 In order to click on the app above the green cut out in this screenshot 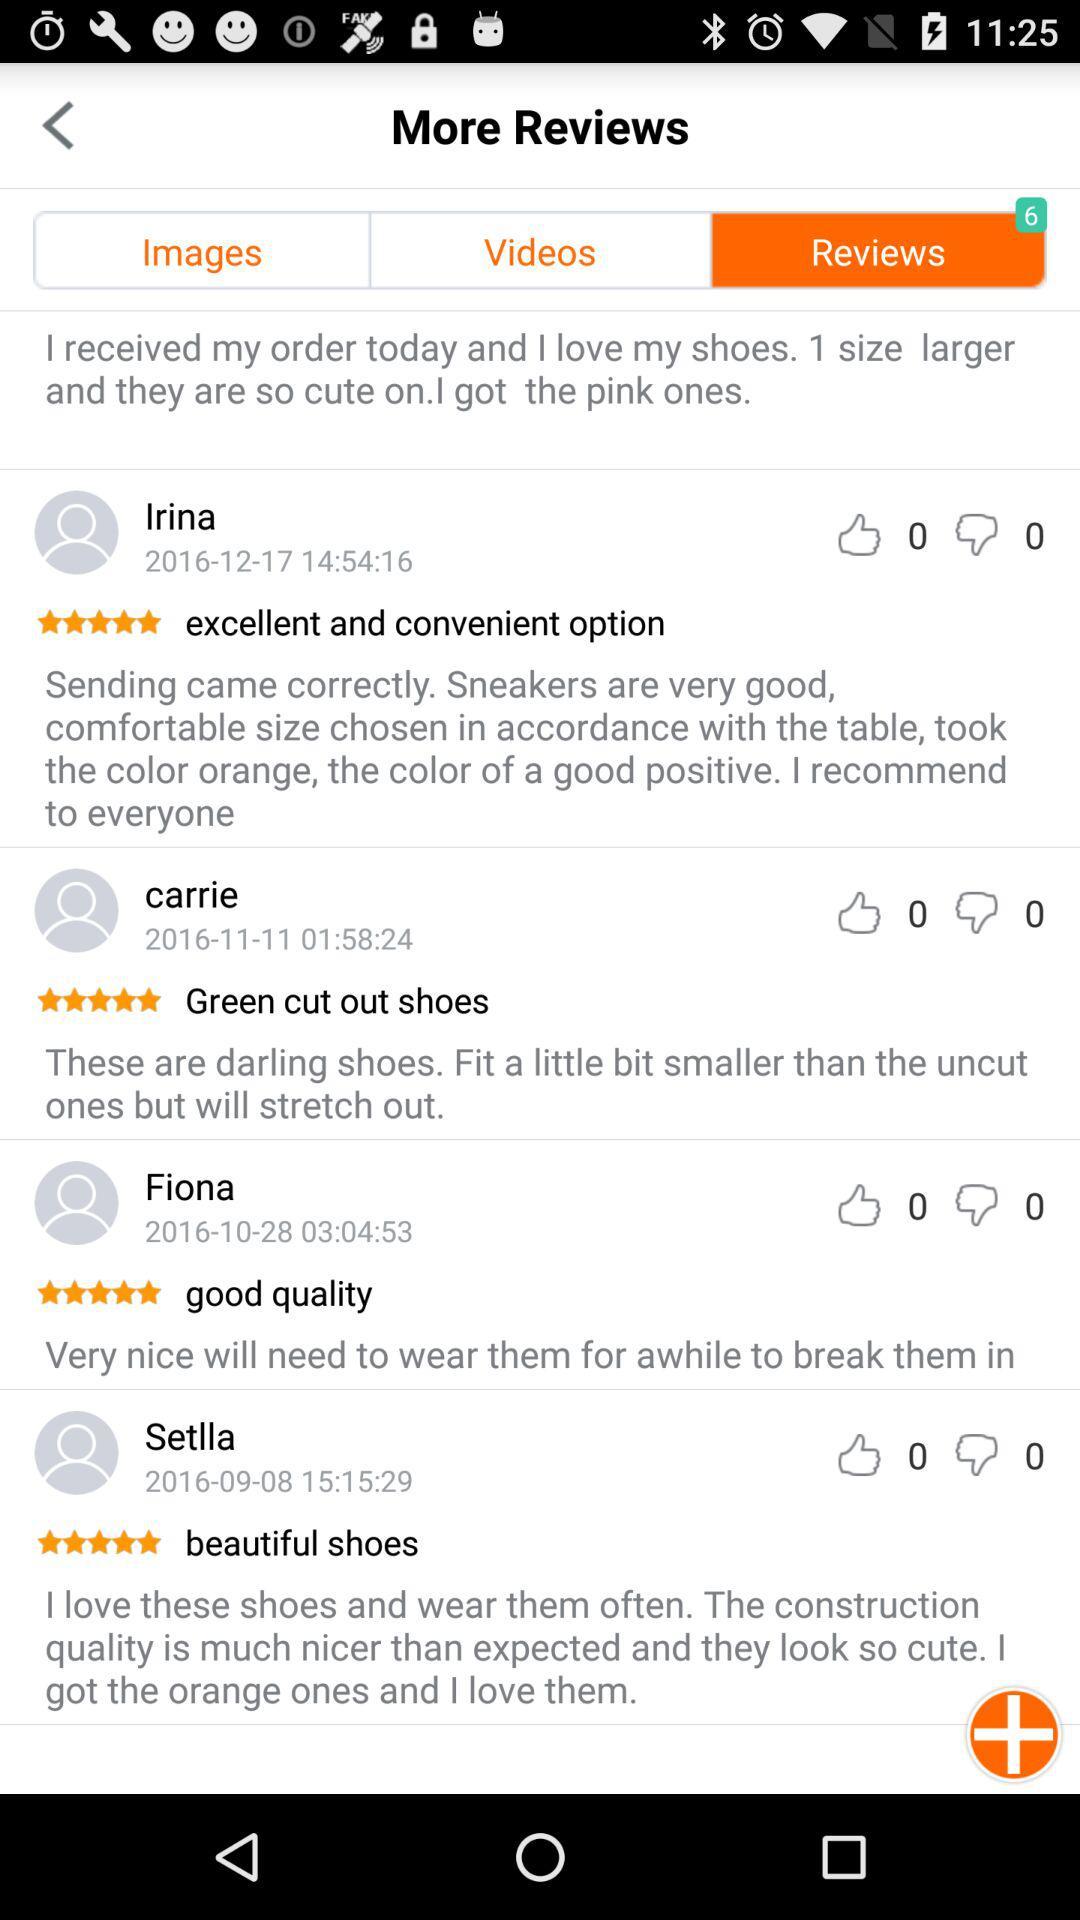, I will do `click(278, 936)`.